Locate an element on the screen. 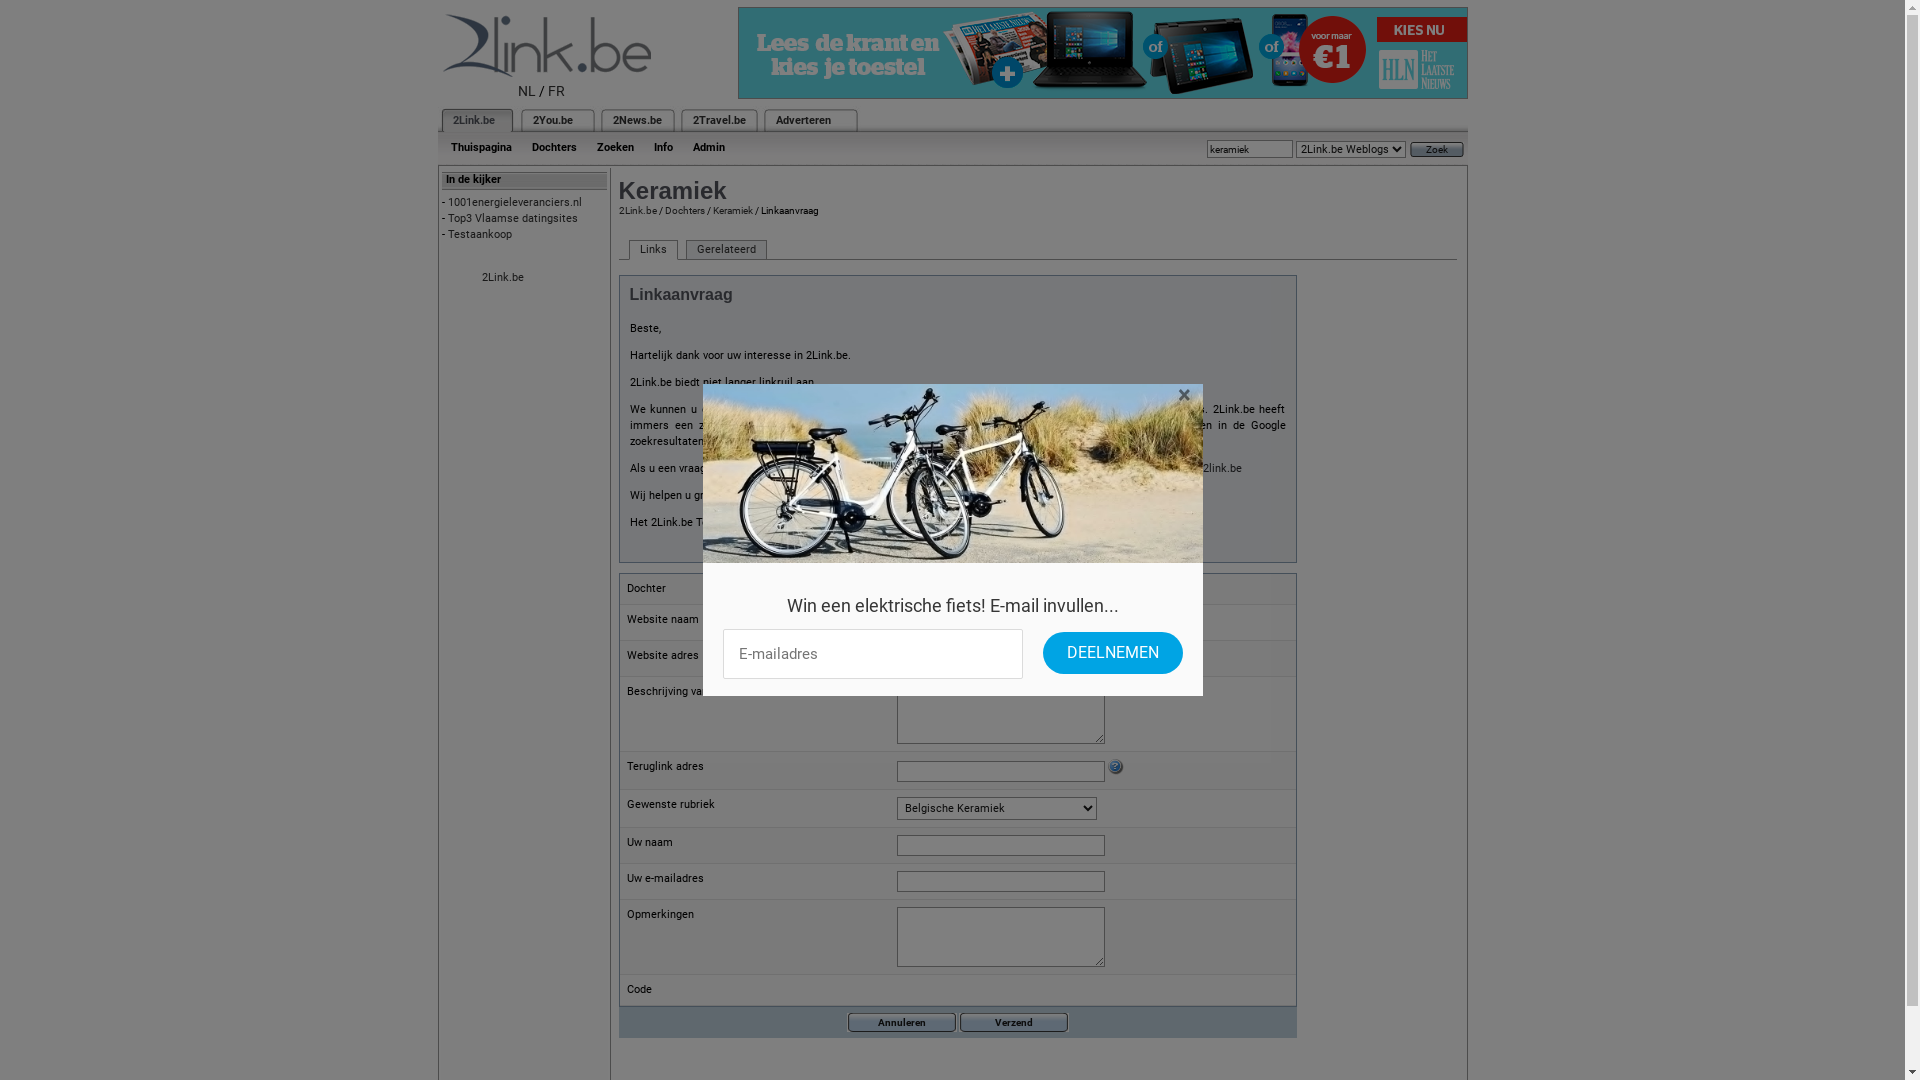 The width and height of the screenshot is (1920, 1080). 'Keramiek' is located at coordinates (730, 210).